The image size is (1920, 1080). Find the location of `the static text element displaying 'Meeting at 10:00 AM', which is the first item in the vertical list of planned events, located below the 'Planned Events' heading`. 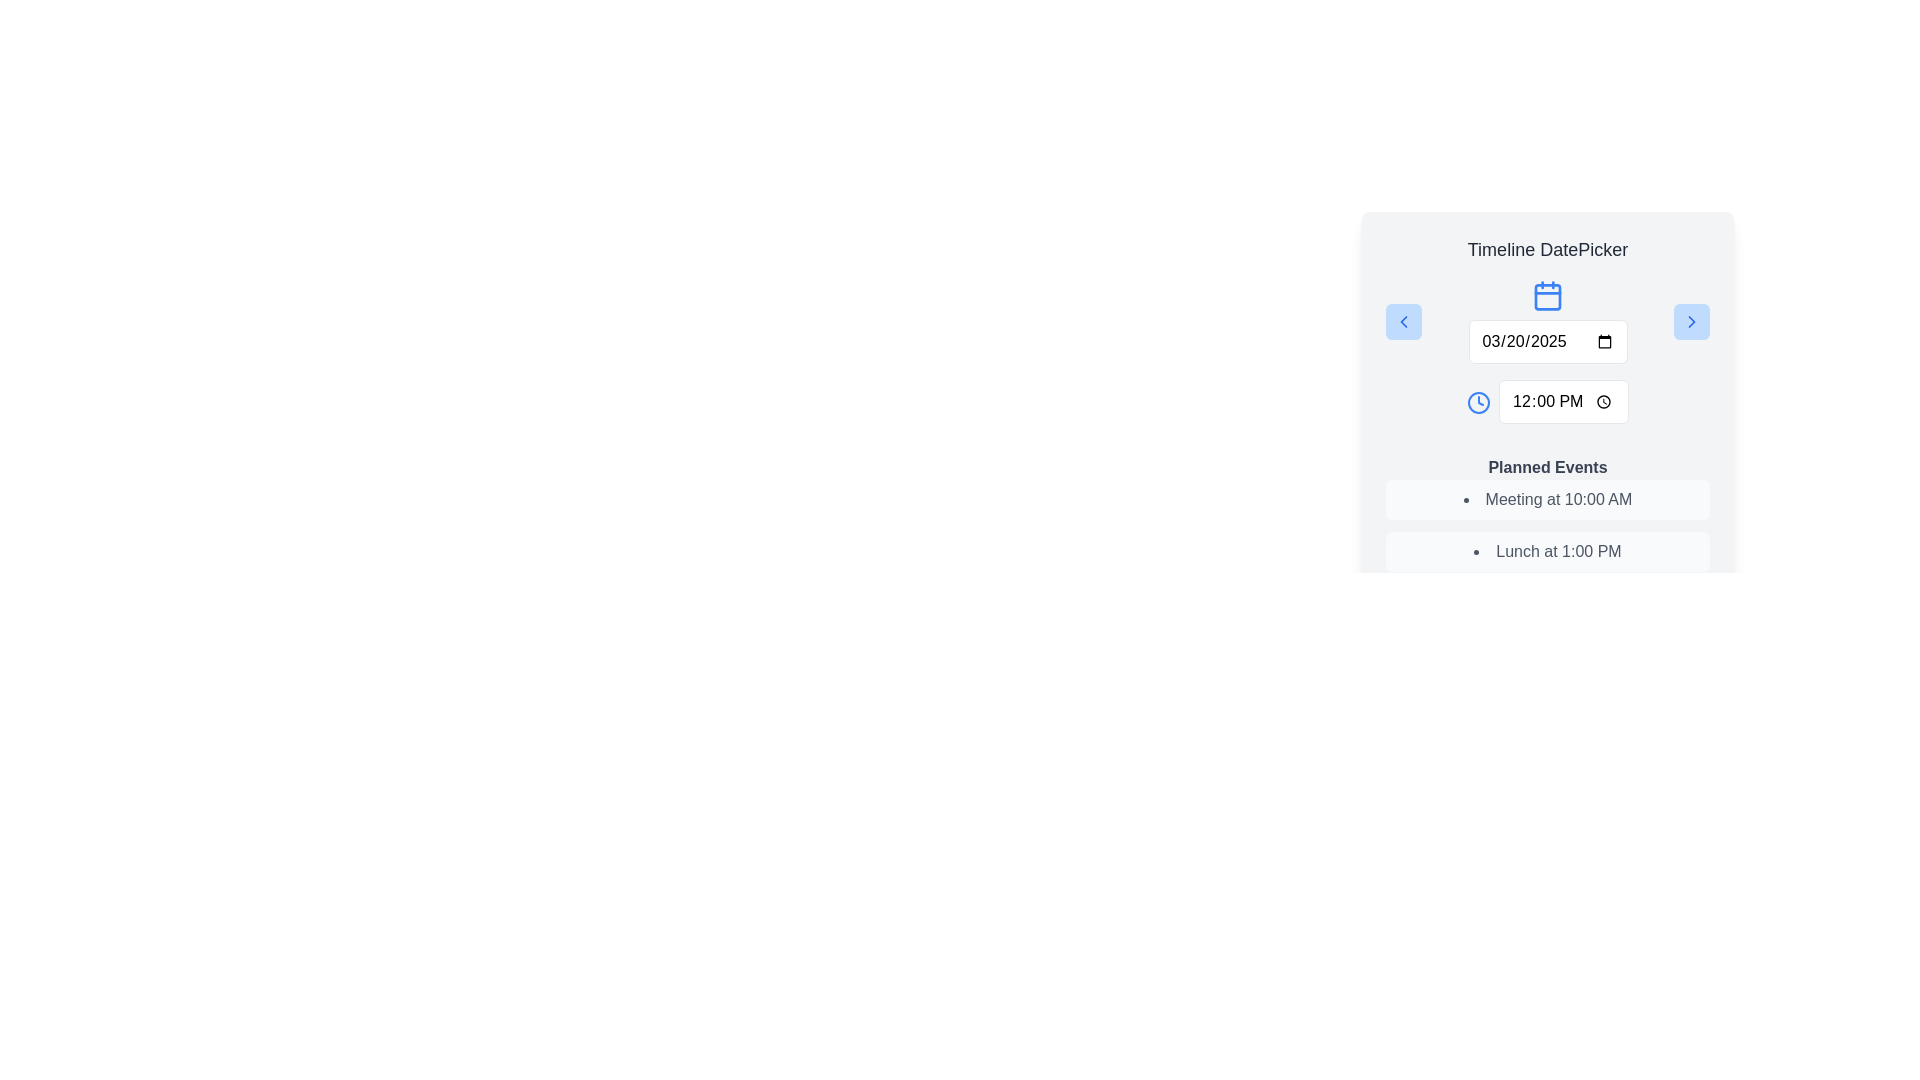

the static text element displaying 'Meeting at 10:00 AM', which is the first item in the vertical list of planned events, located below the 'Planned Events' heading is located at coordinates (1547, 499).